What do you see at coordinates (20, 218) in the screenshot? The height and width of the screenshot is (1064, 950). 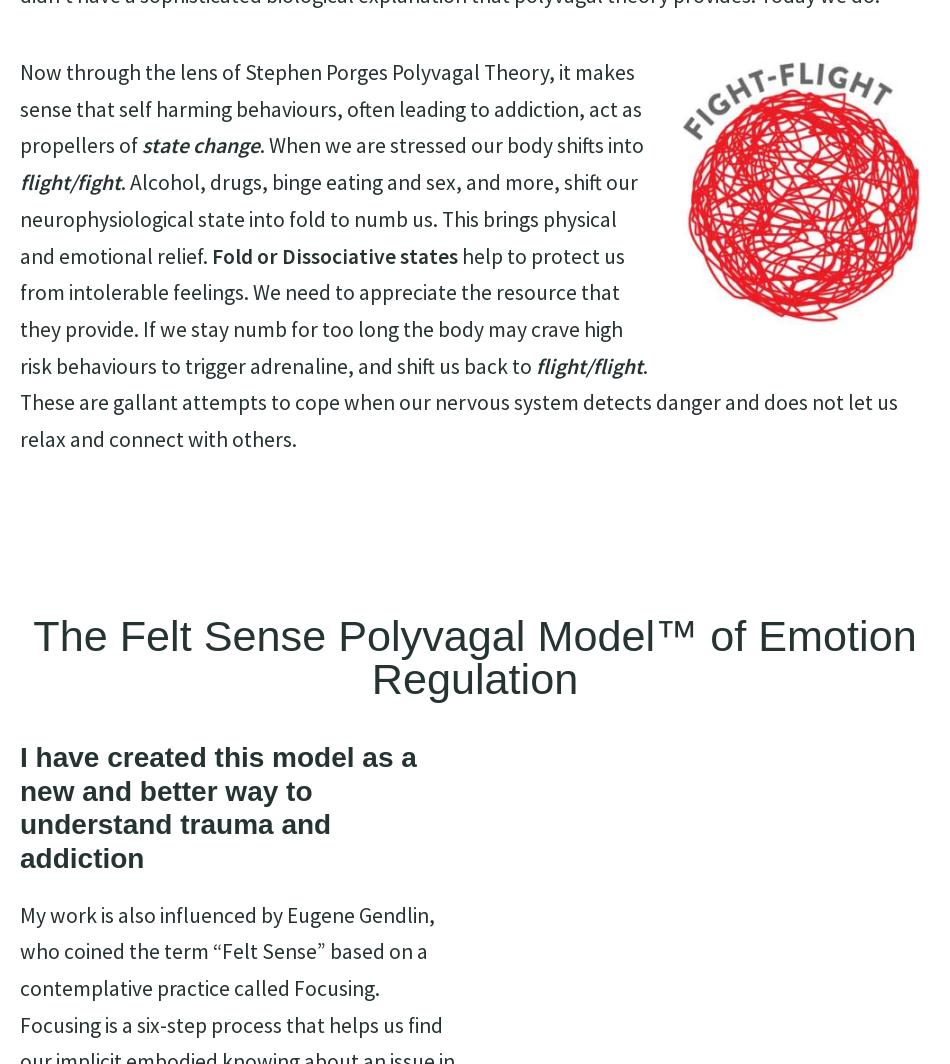 I see `'. Alcohol, drugs, binge eating and sex, and more, shift our neurophysiological state into fold to numb us. This brings physical and emotional relief.'` at bounding box center [20, 218].